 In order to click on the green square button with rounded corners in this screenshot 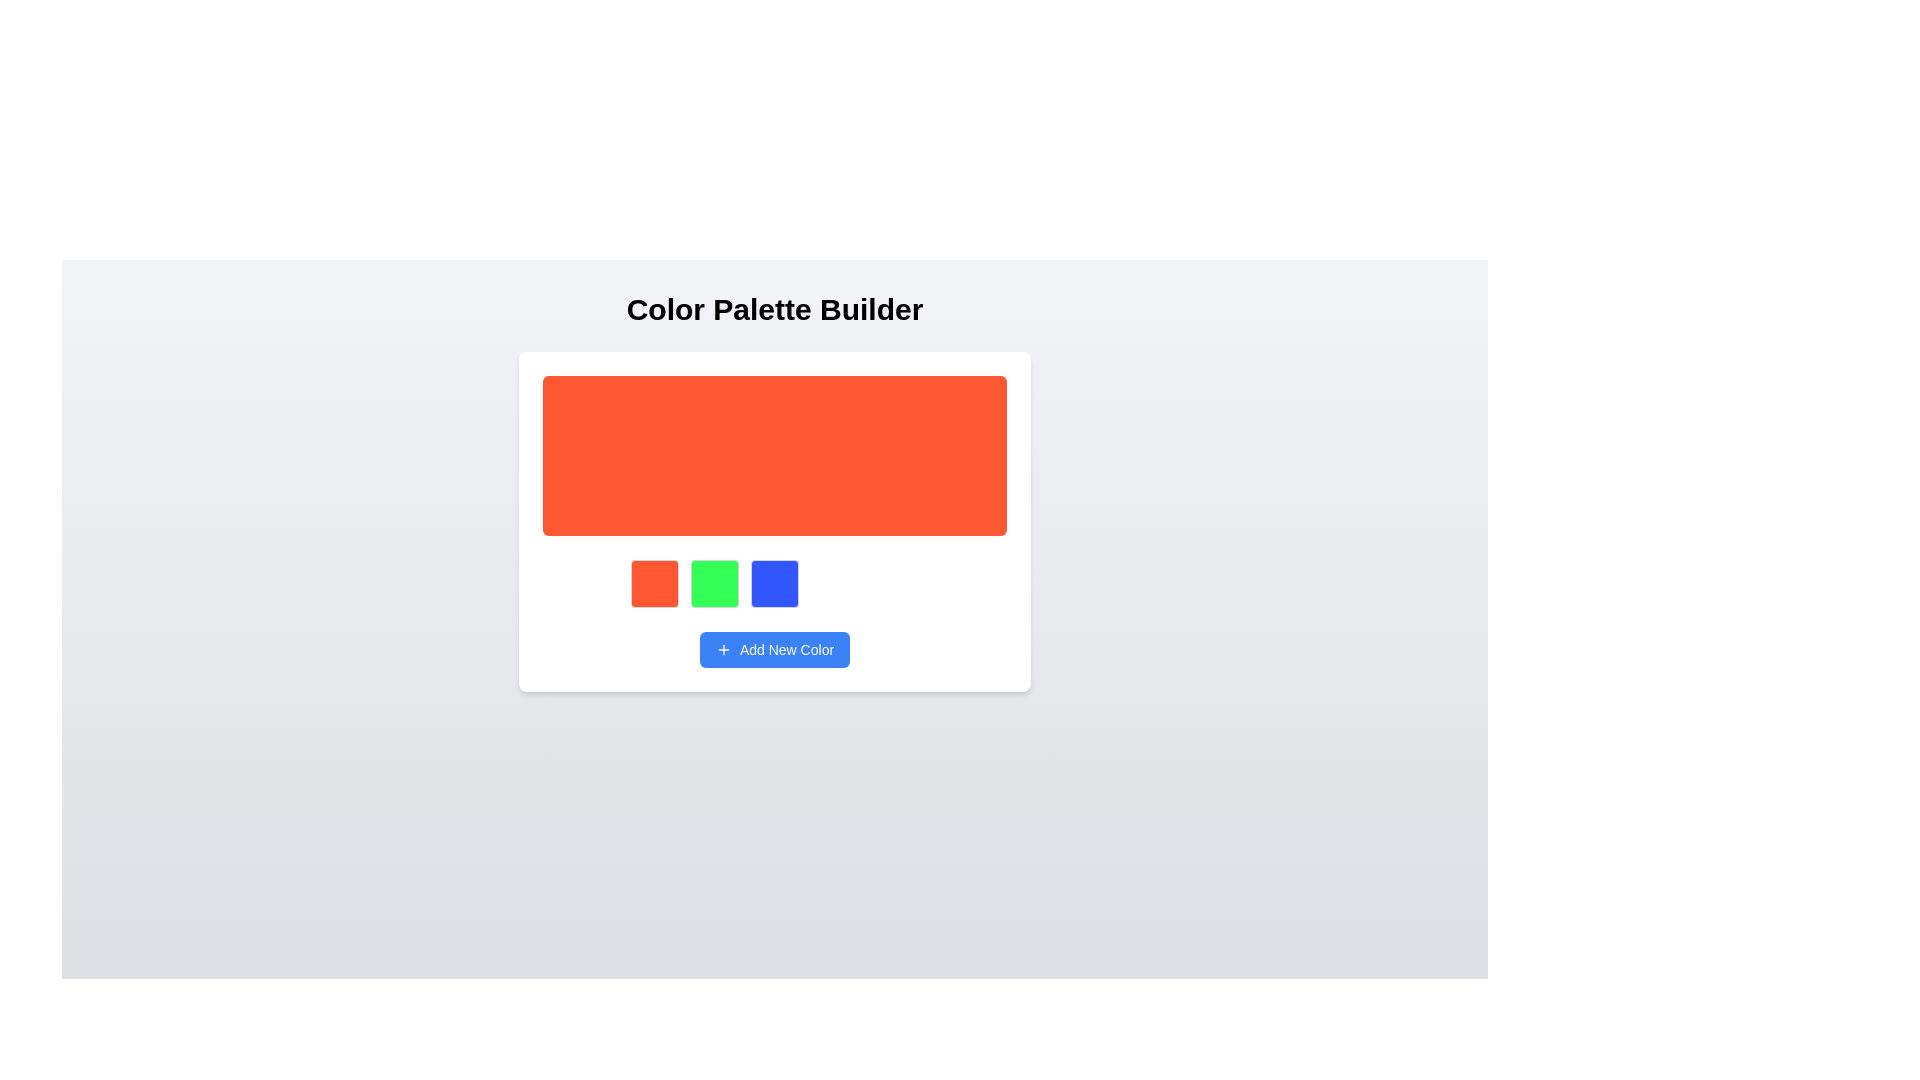, I will do `click(715, 583)`.